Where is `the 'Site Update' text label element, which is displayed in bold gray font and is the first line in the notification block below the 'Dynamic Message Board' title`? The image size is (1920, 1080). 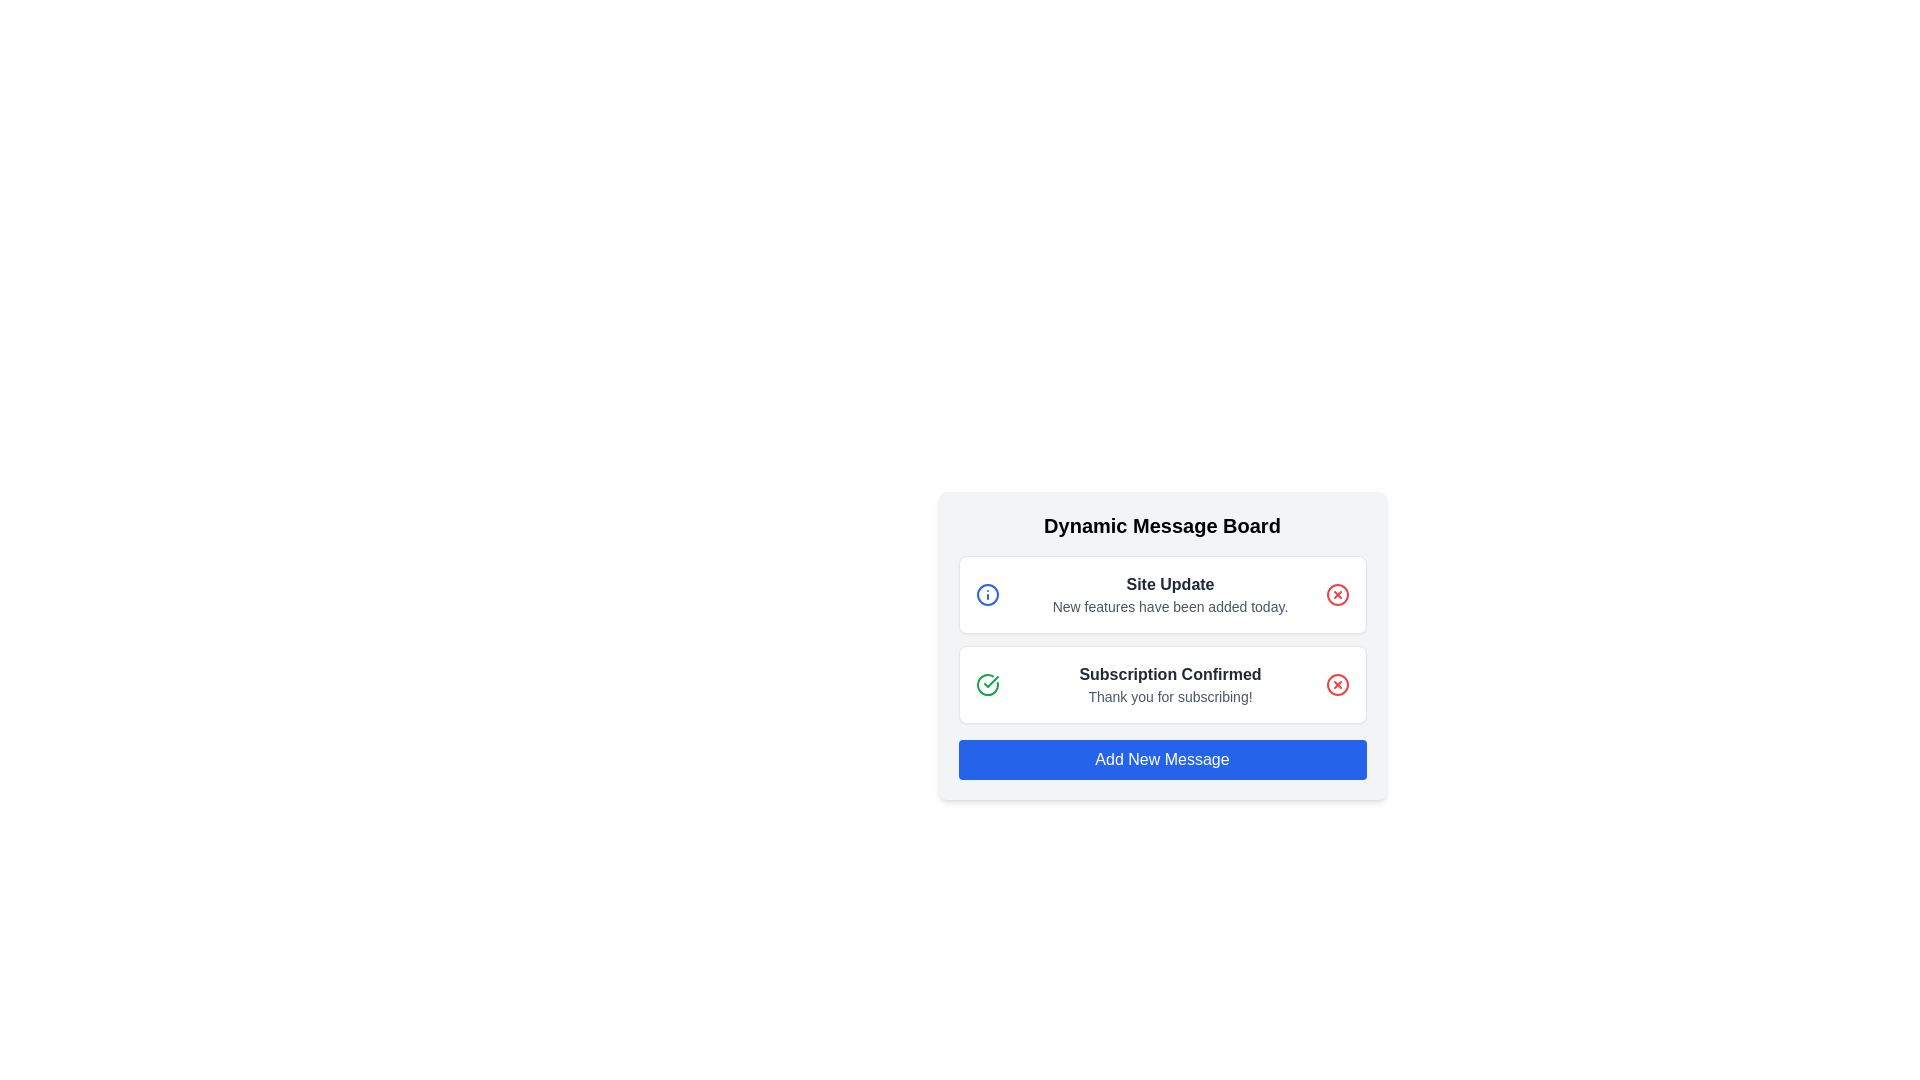 the 'Site Update' text label element, which is displayed in bold gray font and is the first line in the notification block below the 'Dynamic Message Board' title is located at coordinates (1170, 585).